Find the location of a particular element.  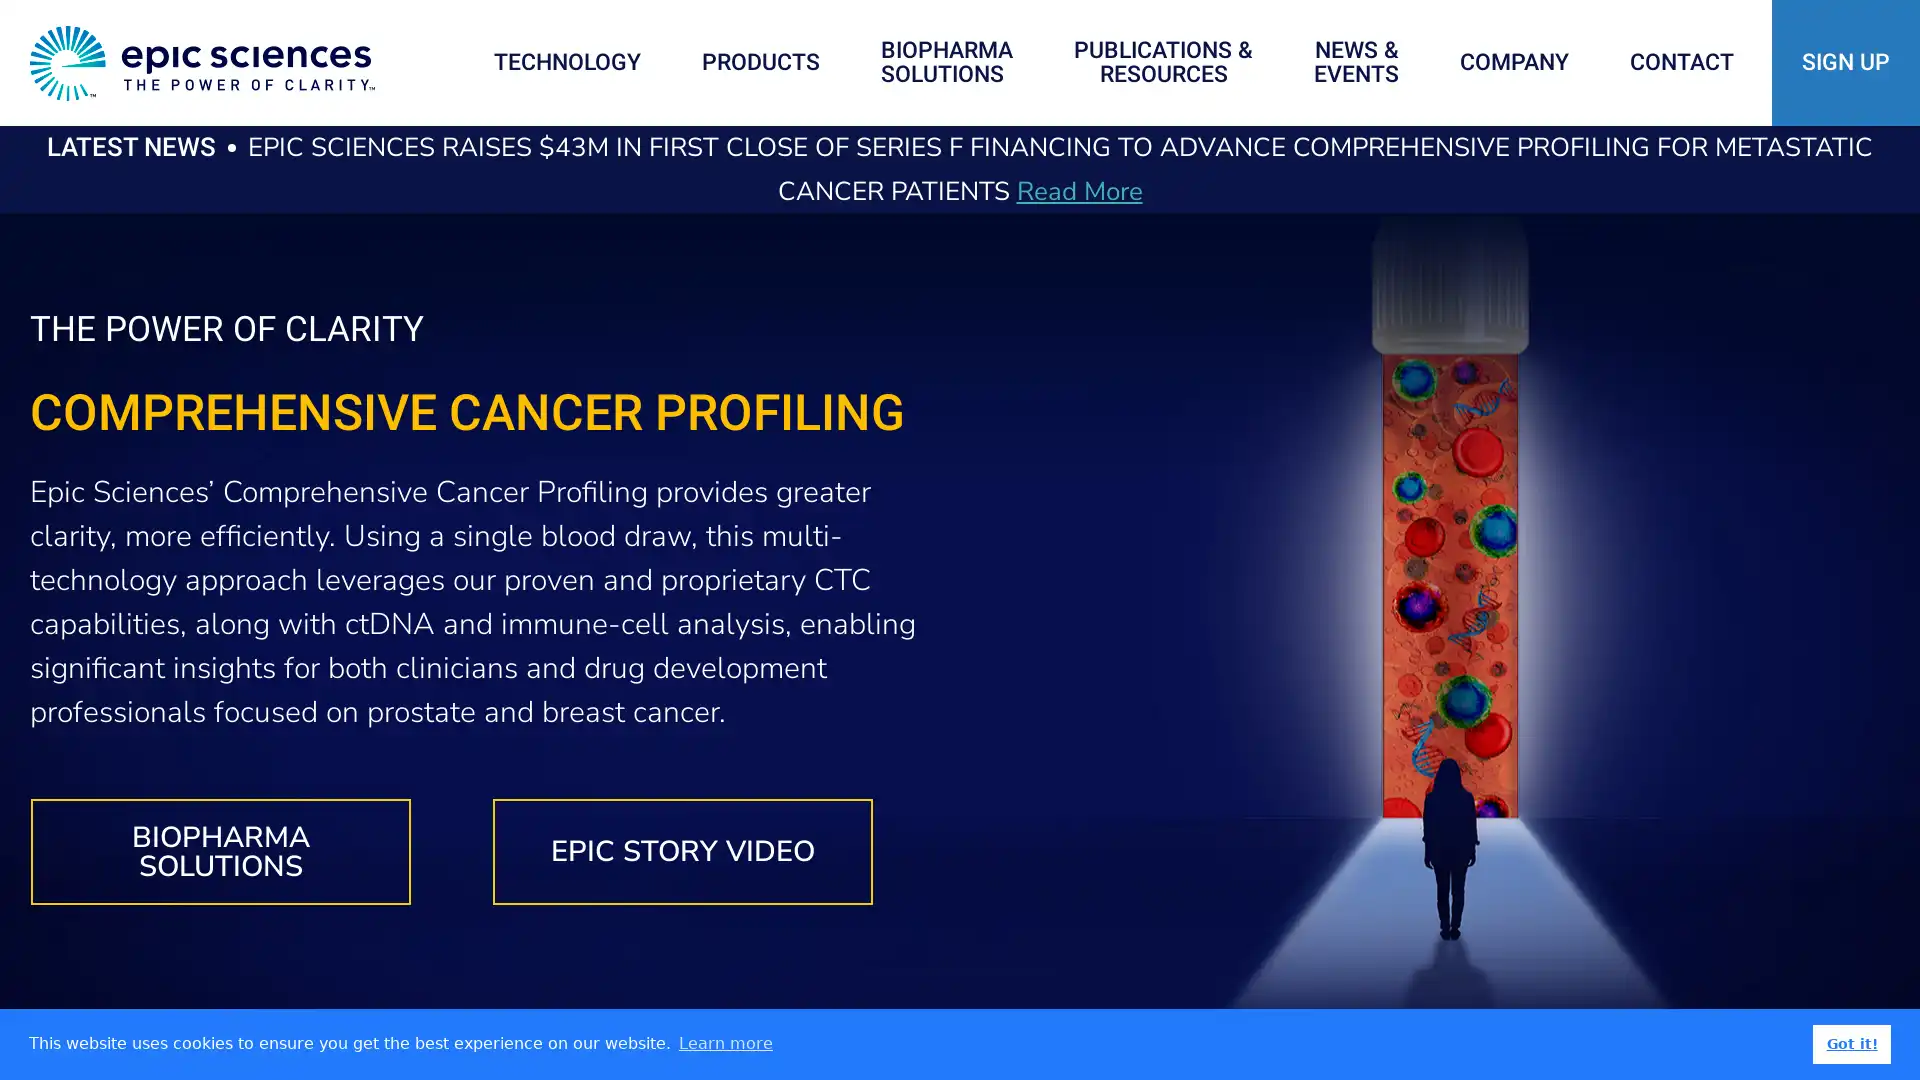

learn more about cookies is located at coordinates (724, 1043).